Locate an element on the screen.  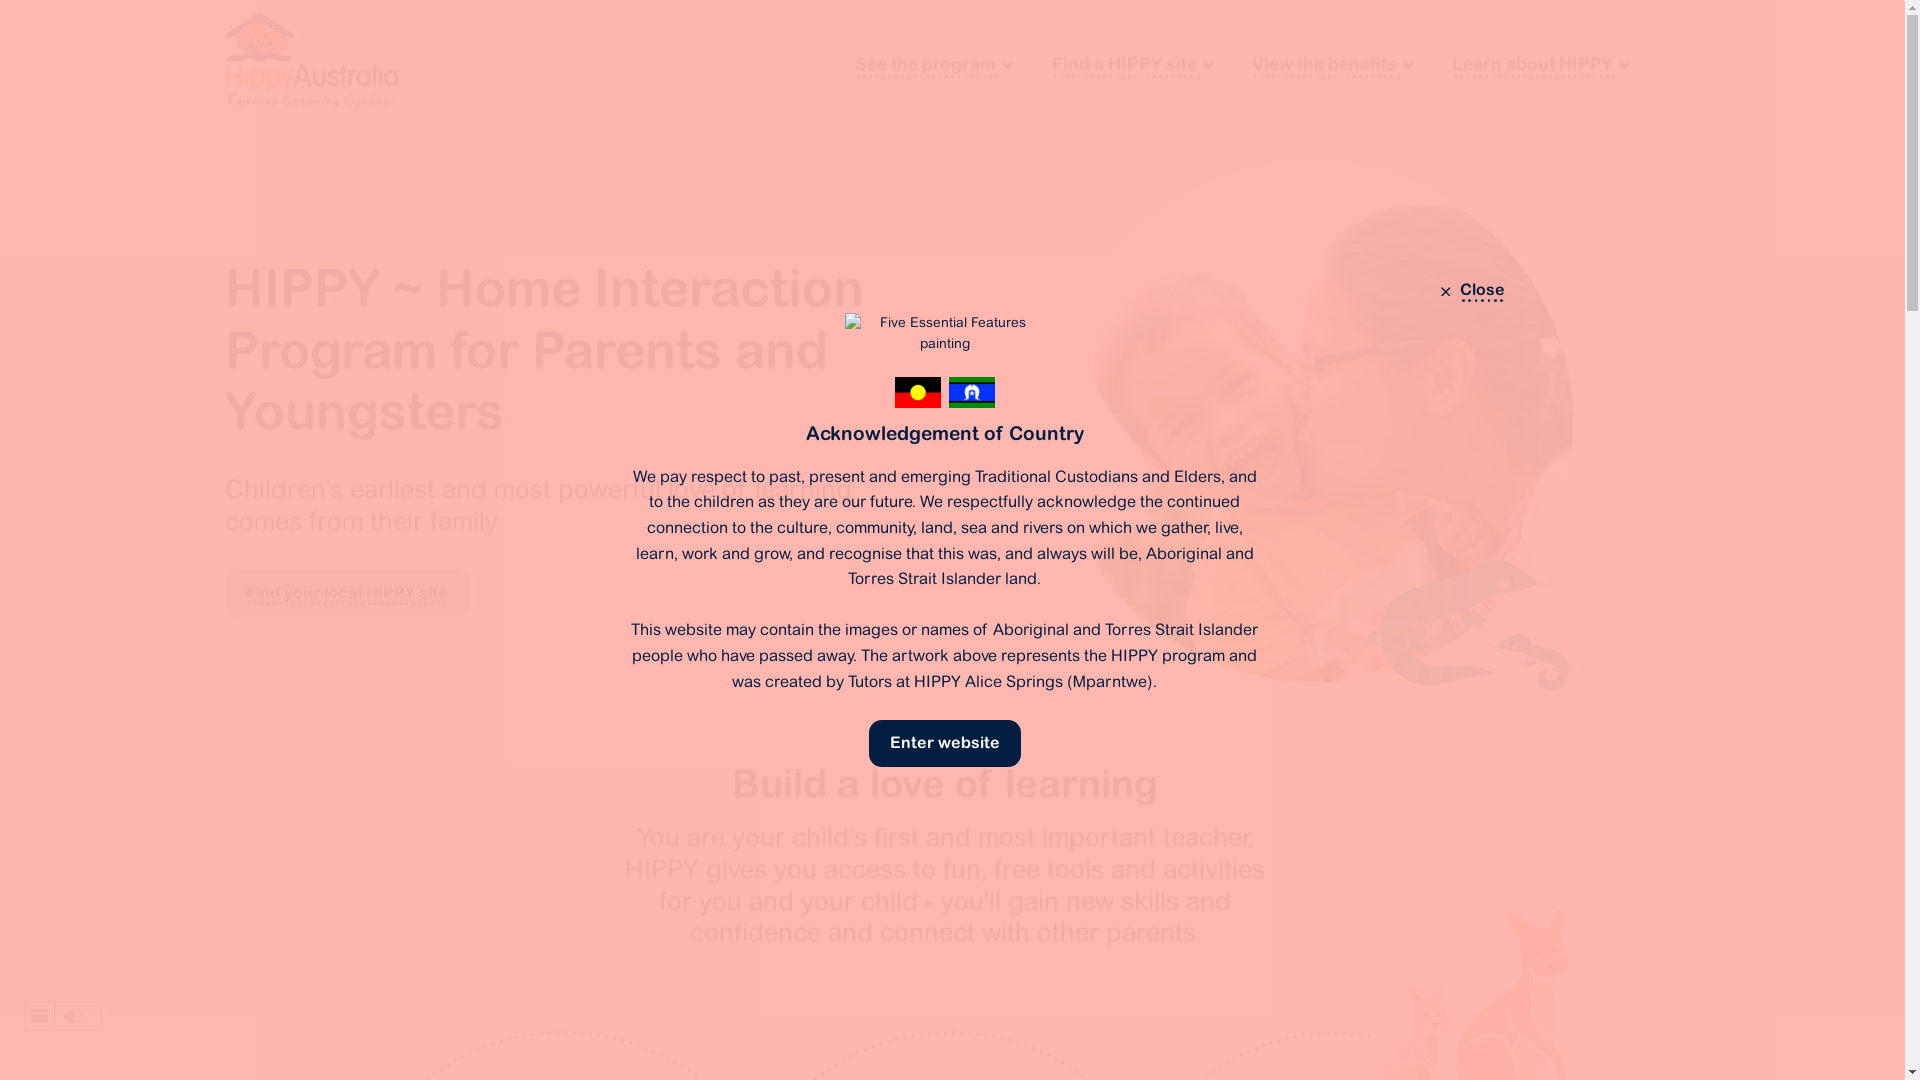
'See the program' is located at coordinates (933, 63).